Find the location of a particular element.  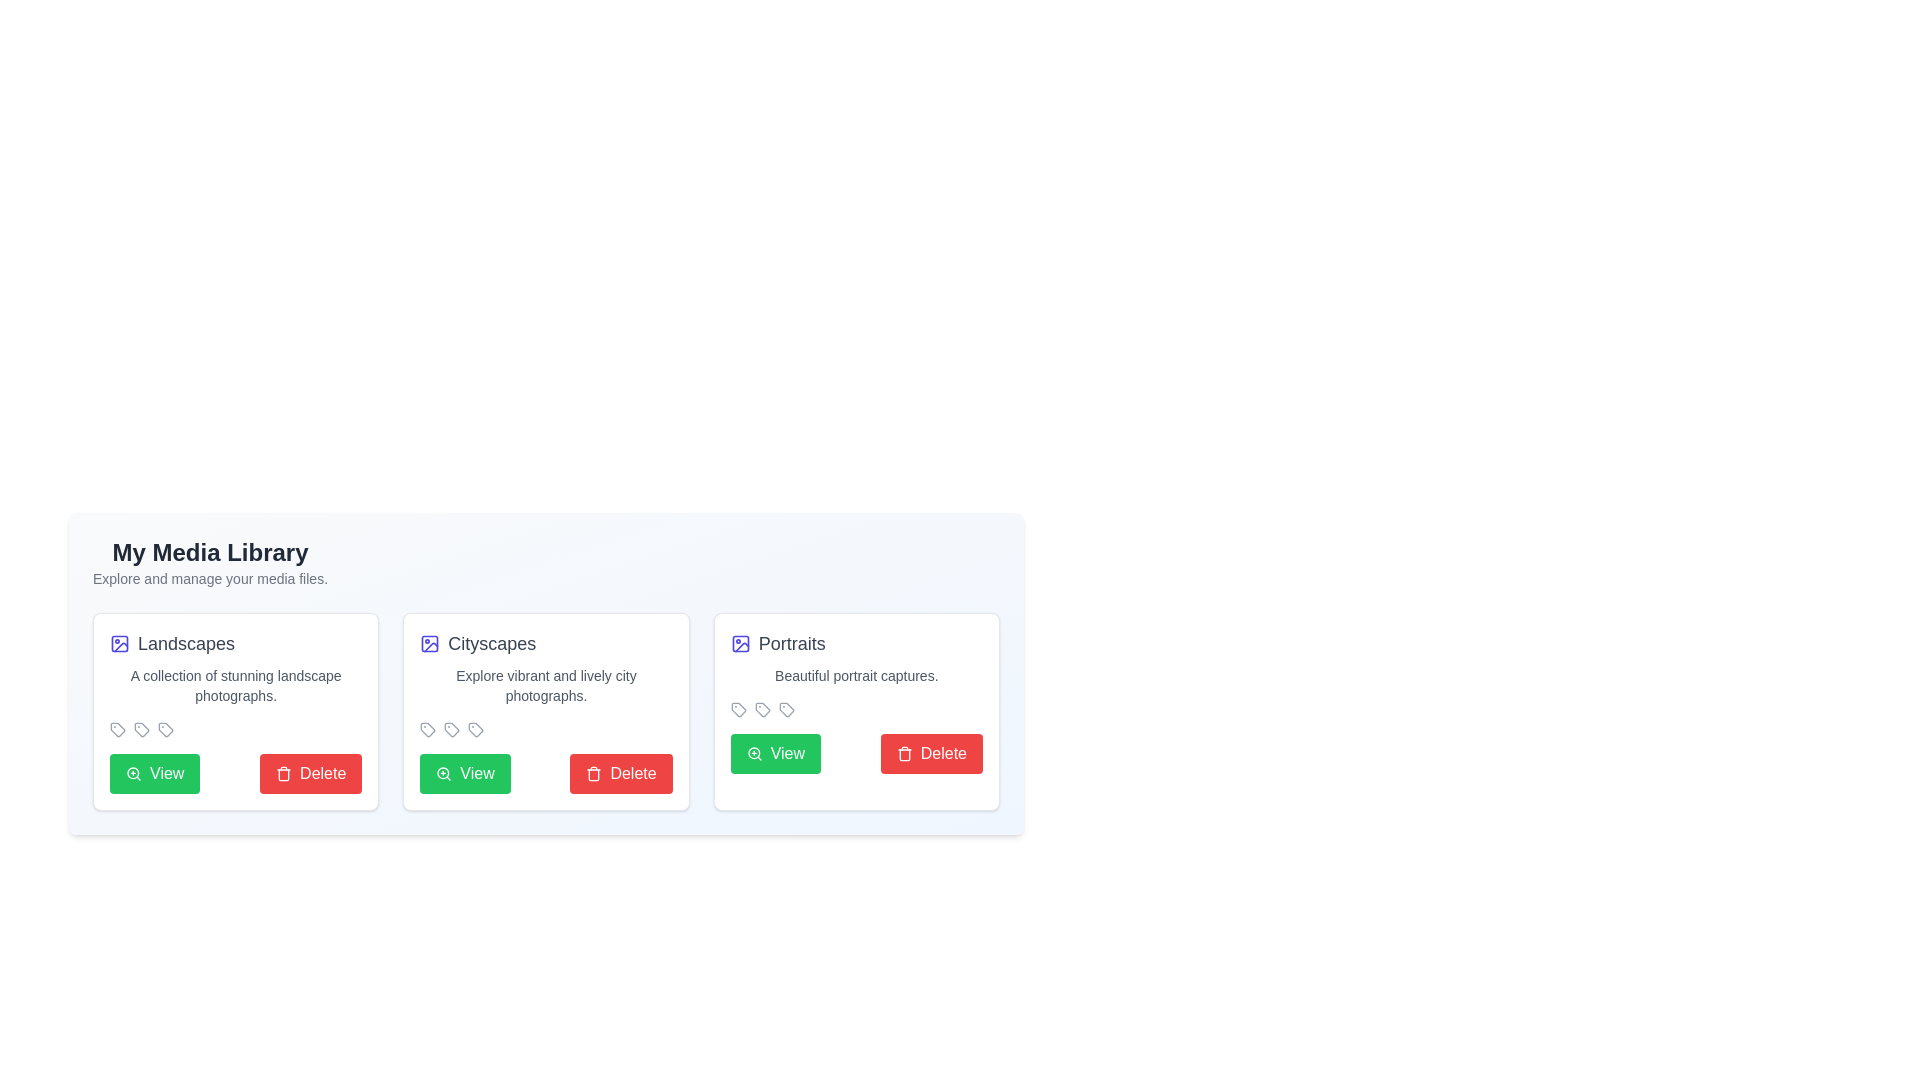

the 'View' button located at the bottom of the 'Portraits' card is located at coordinates (856, 753).